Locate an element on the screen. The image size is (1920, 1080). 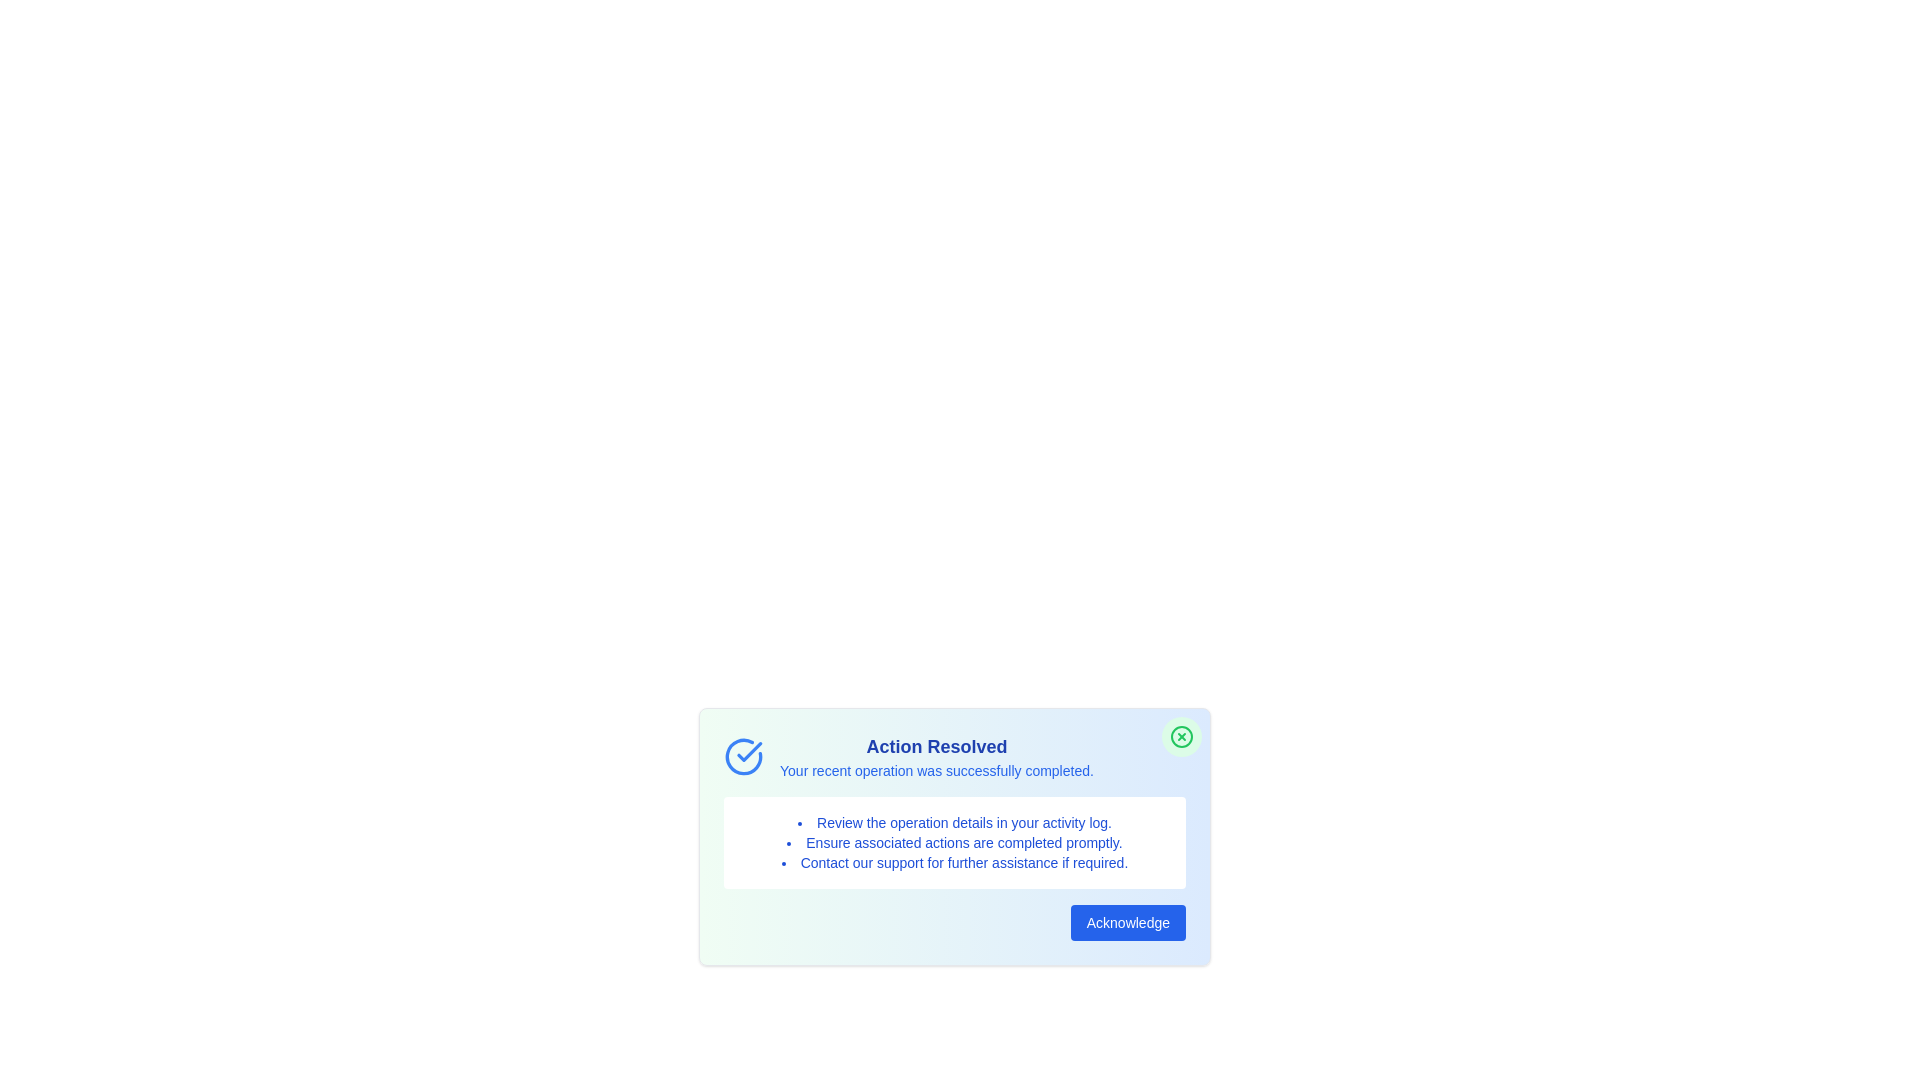
the 'Acknowledge' button to acknowledge the alert is located at coordinates (1128, 922).